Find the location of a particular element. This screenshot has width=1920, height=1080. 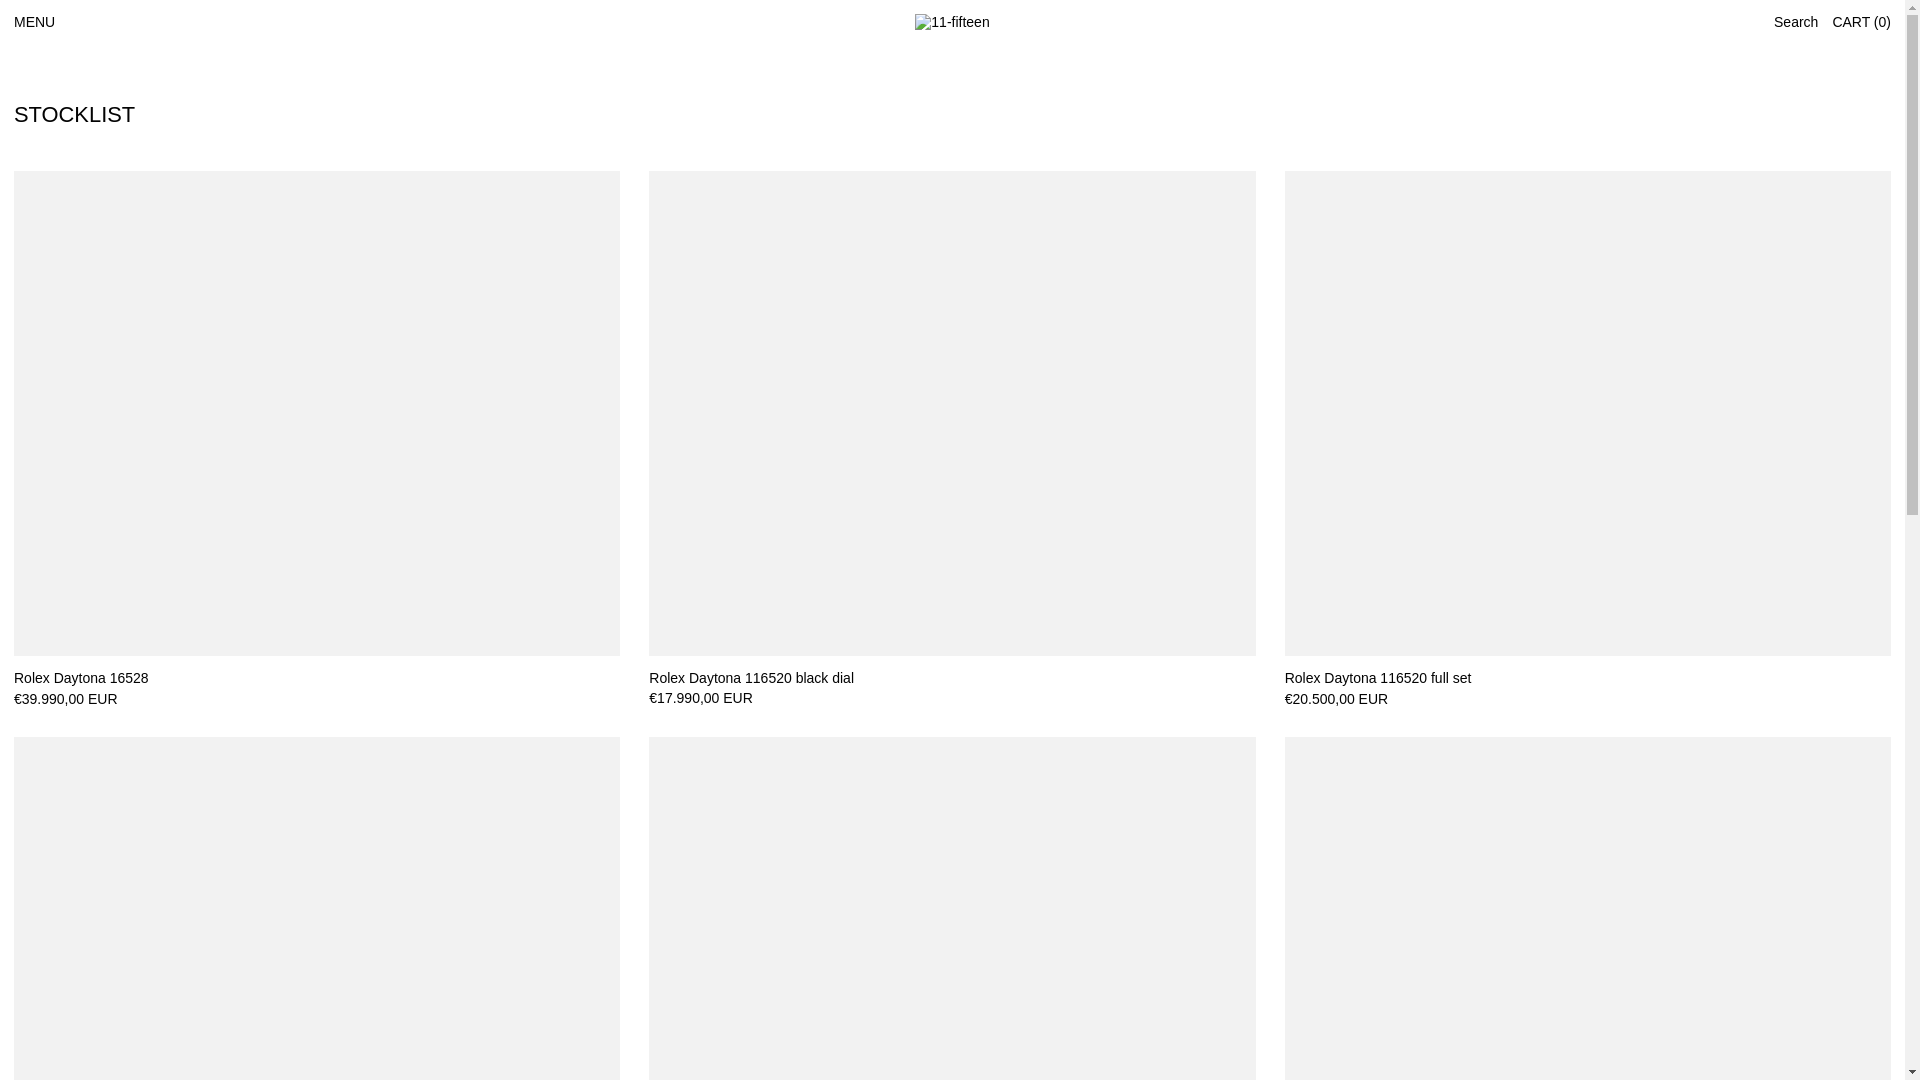

'Search' is located at coordinates (1795, 22).